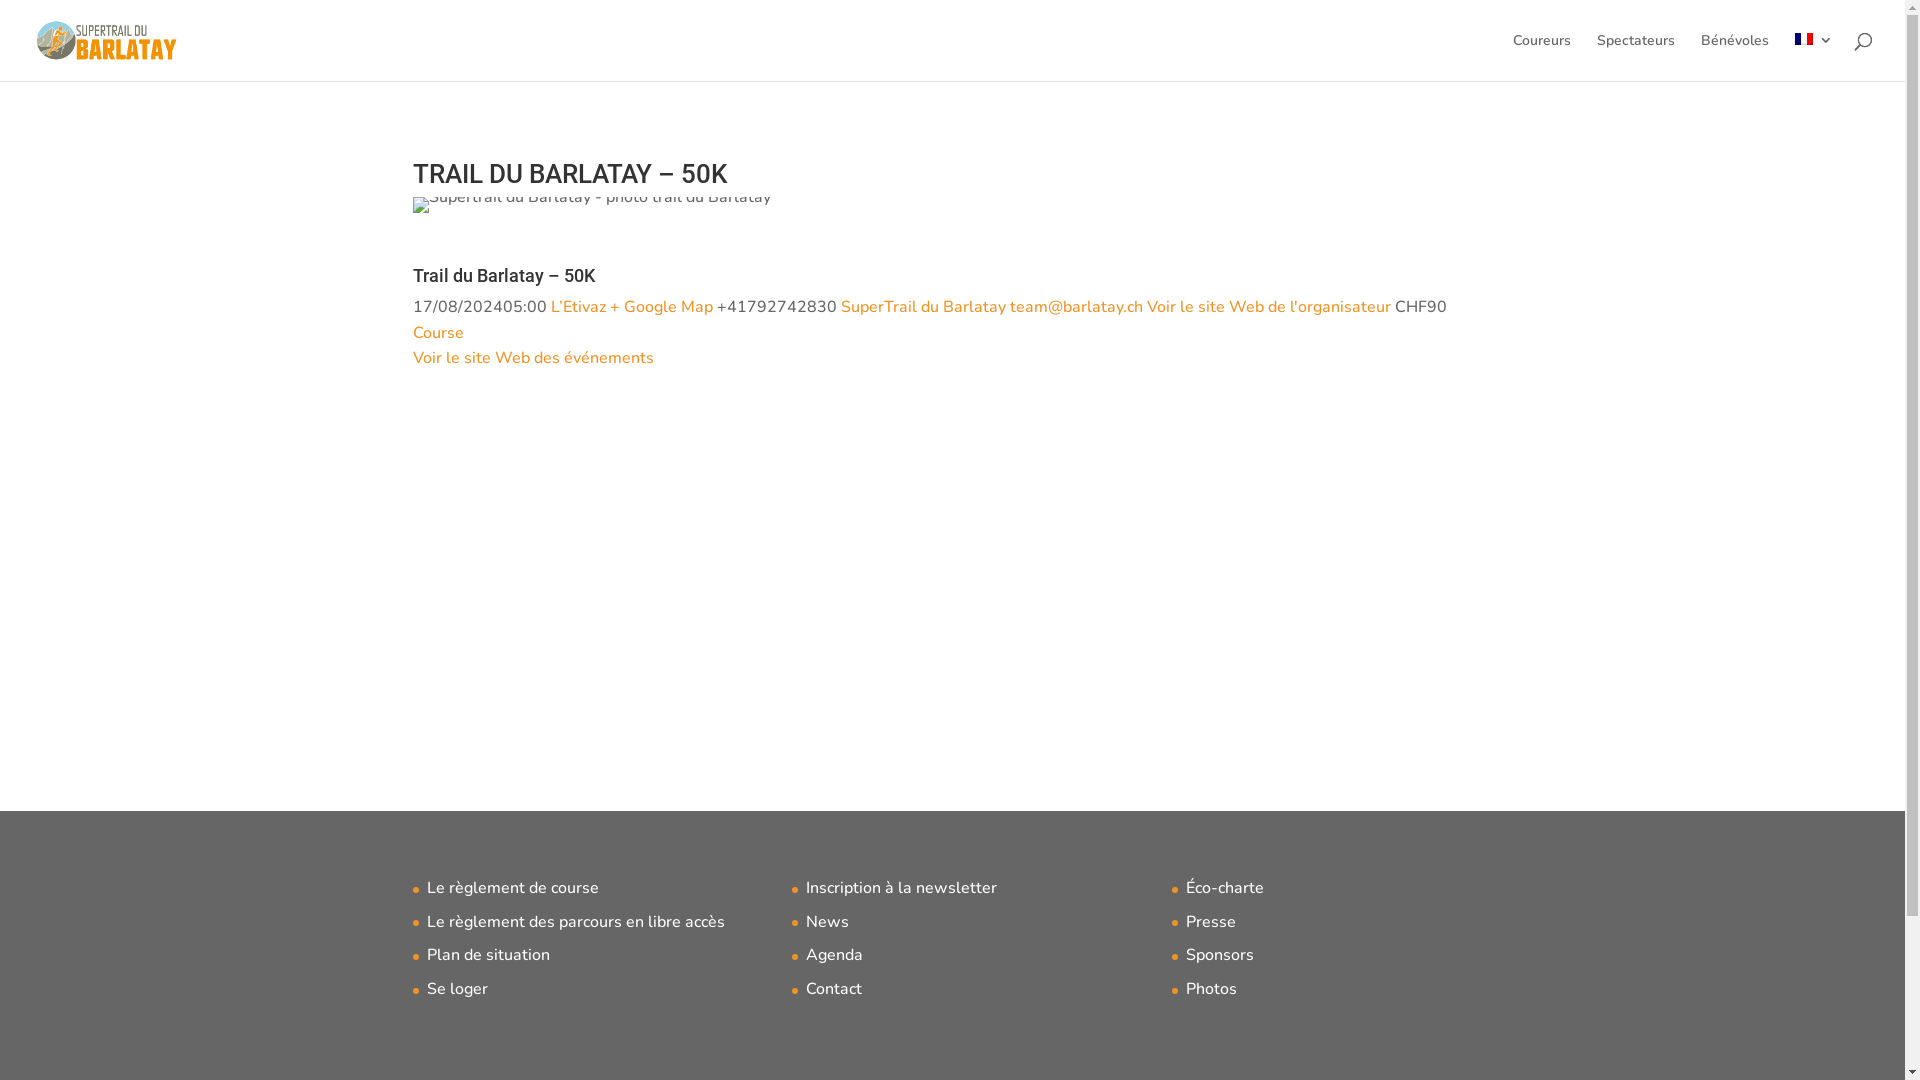 The width and height of the screenshot is (1920, 1080). Describe the element at coordinates (425, 987) in the screenshot. I see `'Se loger'` at that location.